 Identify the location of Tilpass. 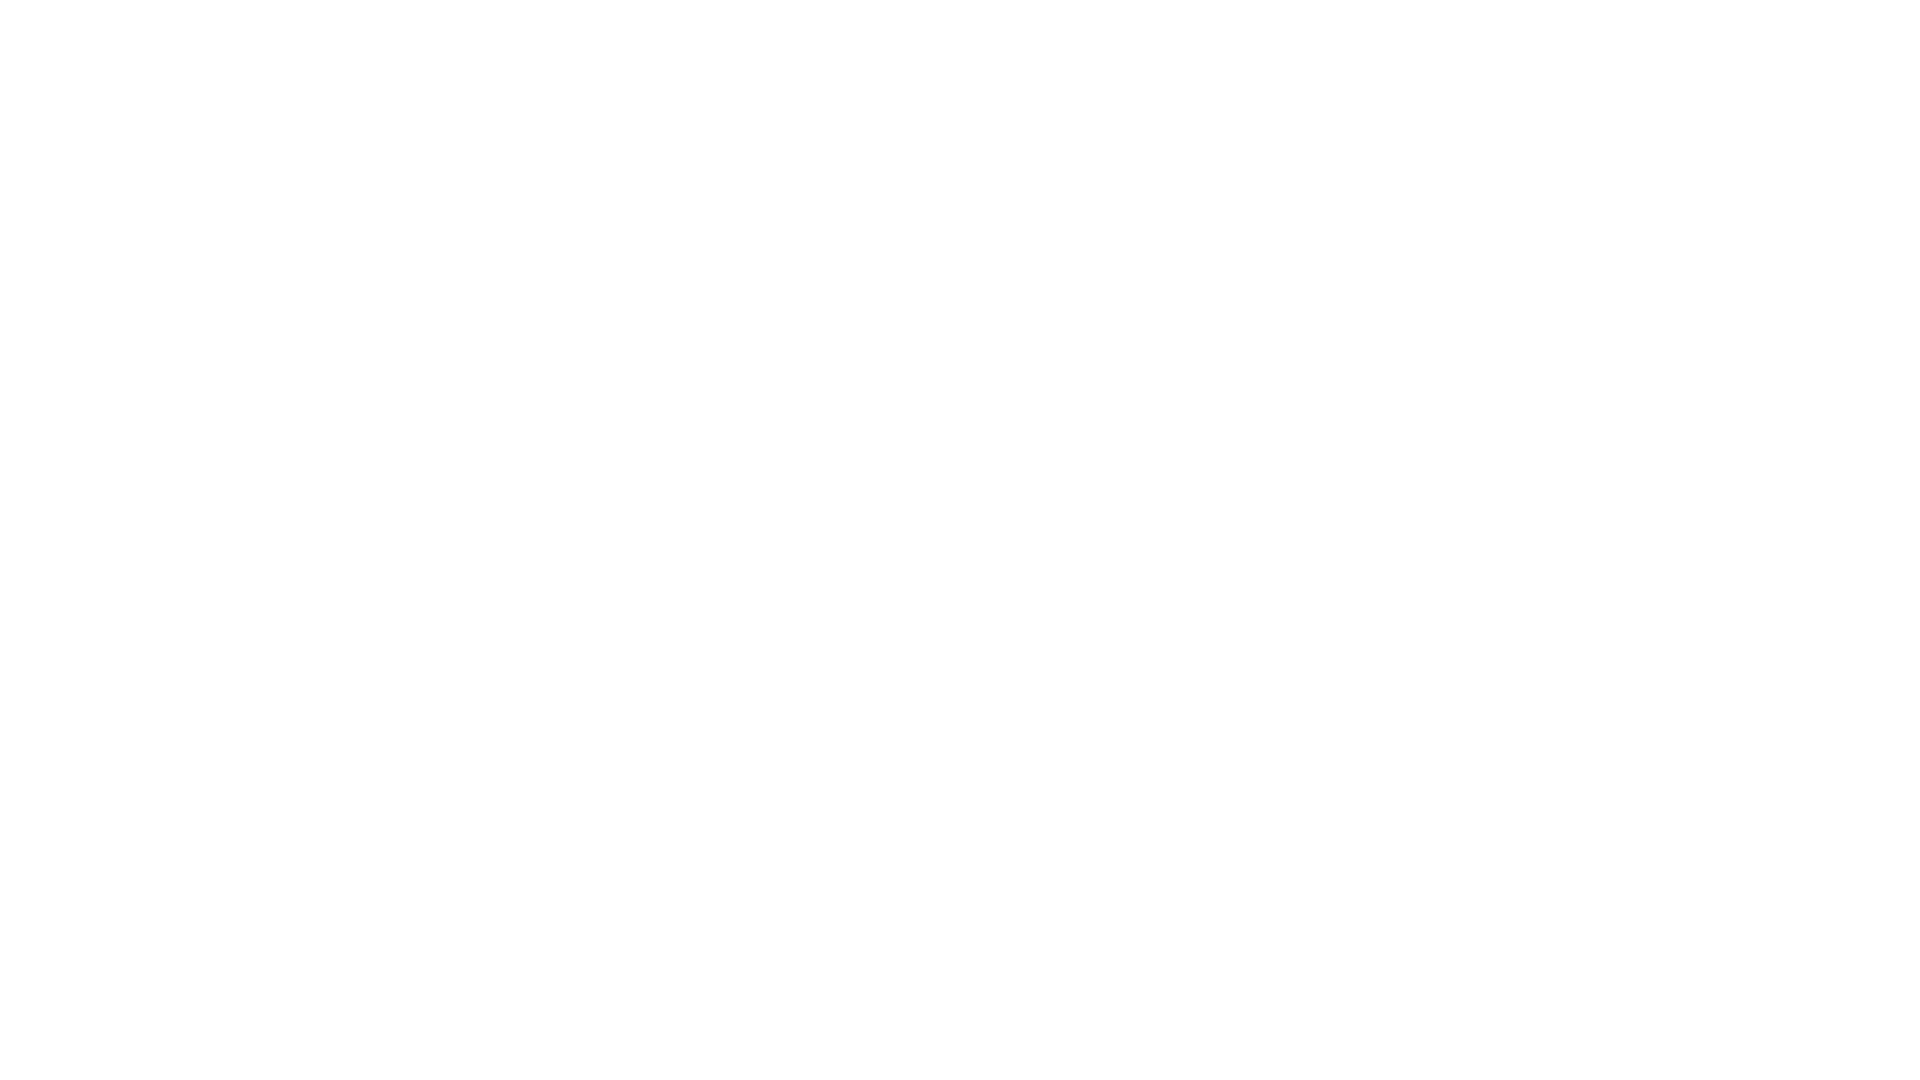
(960, 707).